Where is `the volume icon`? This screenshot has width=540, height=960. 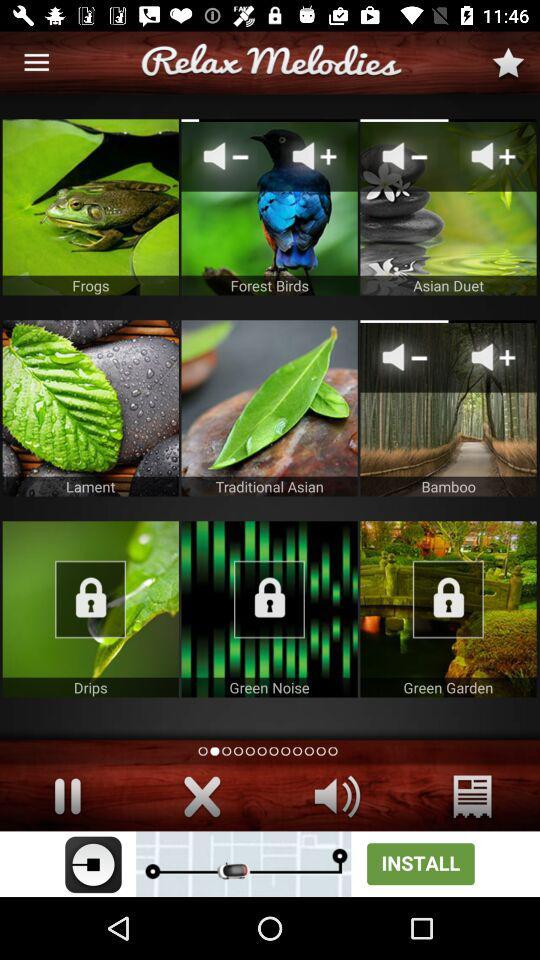
the volume icon is located at coordinates (337, 796).